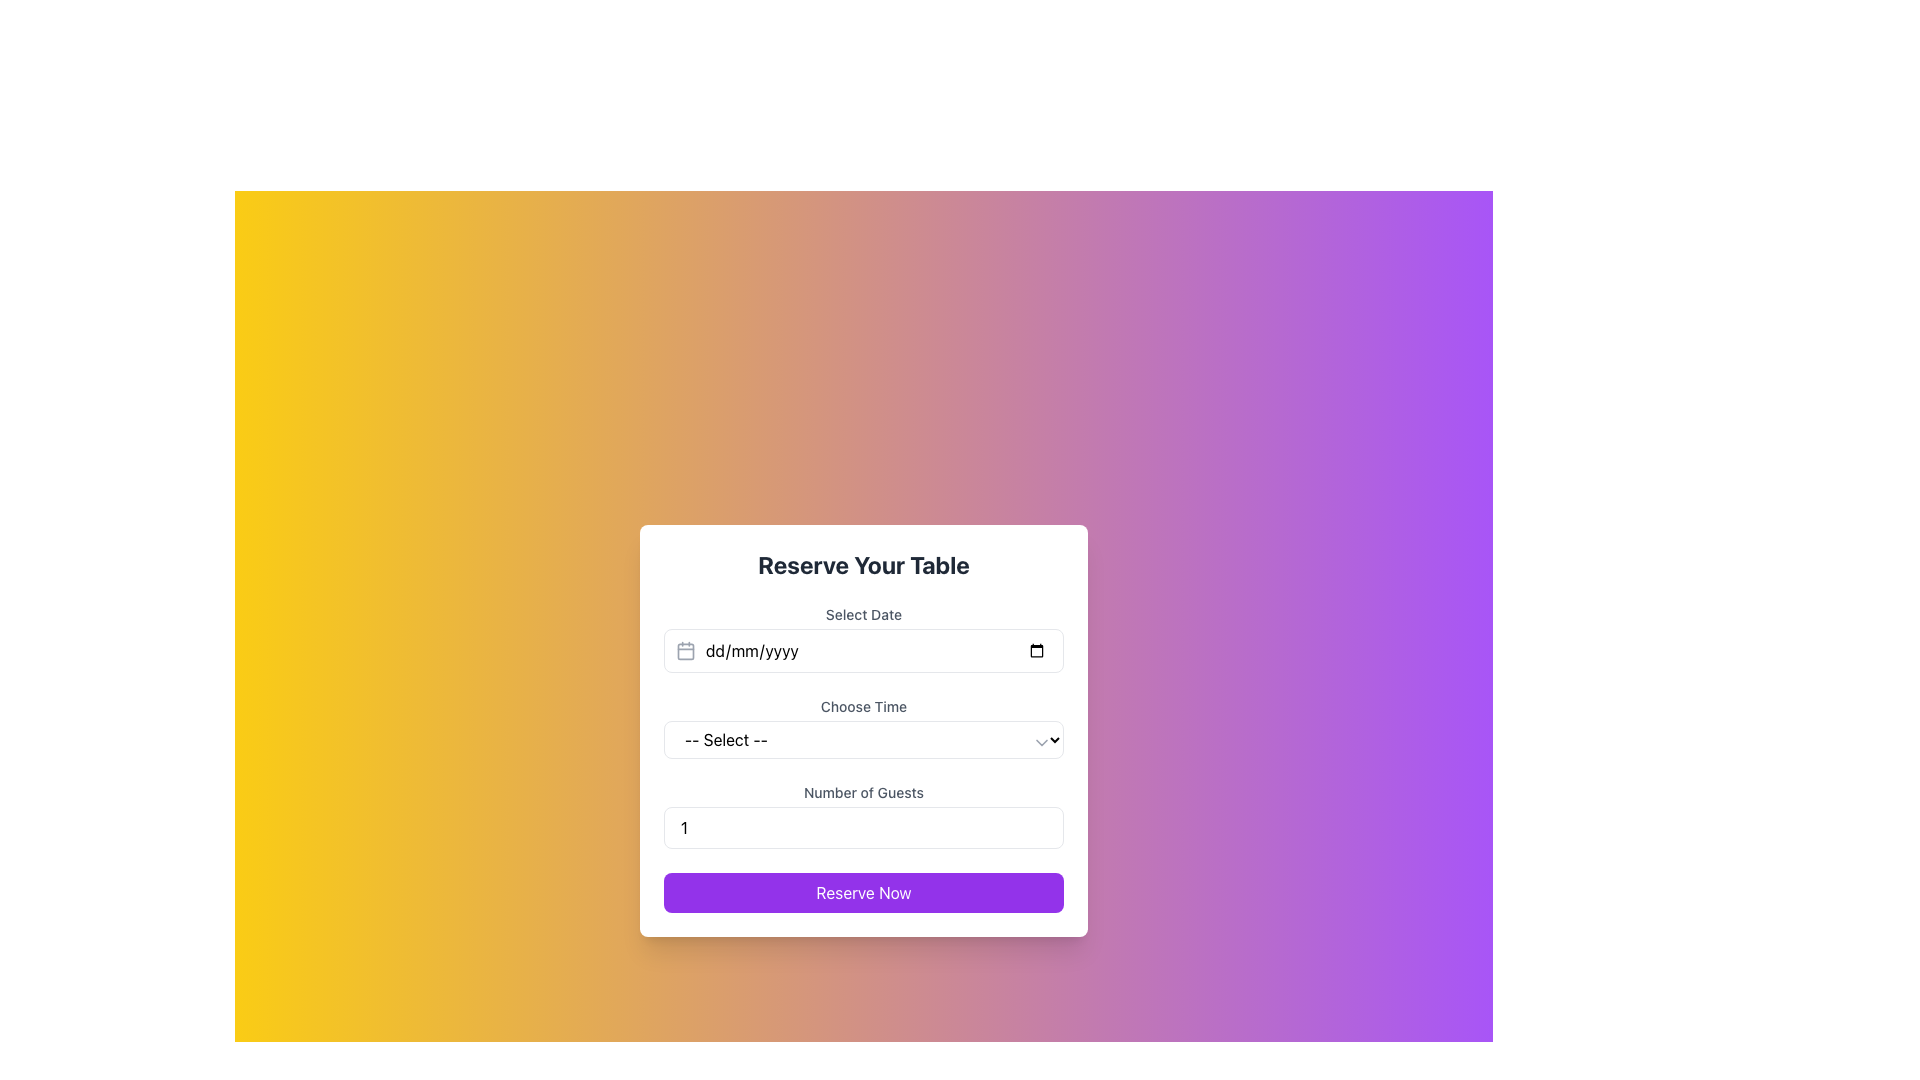 Image resolution: width=1920 pixels, height=1080 pixels. I want to click on the SVG rectangle that is part of the calendar icon located in the 'Select Date' input field, which is positioned near the top of the form titled 'Reserve Your Table', so click(686, 651).